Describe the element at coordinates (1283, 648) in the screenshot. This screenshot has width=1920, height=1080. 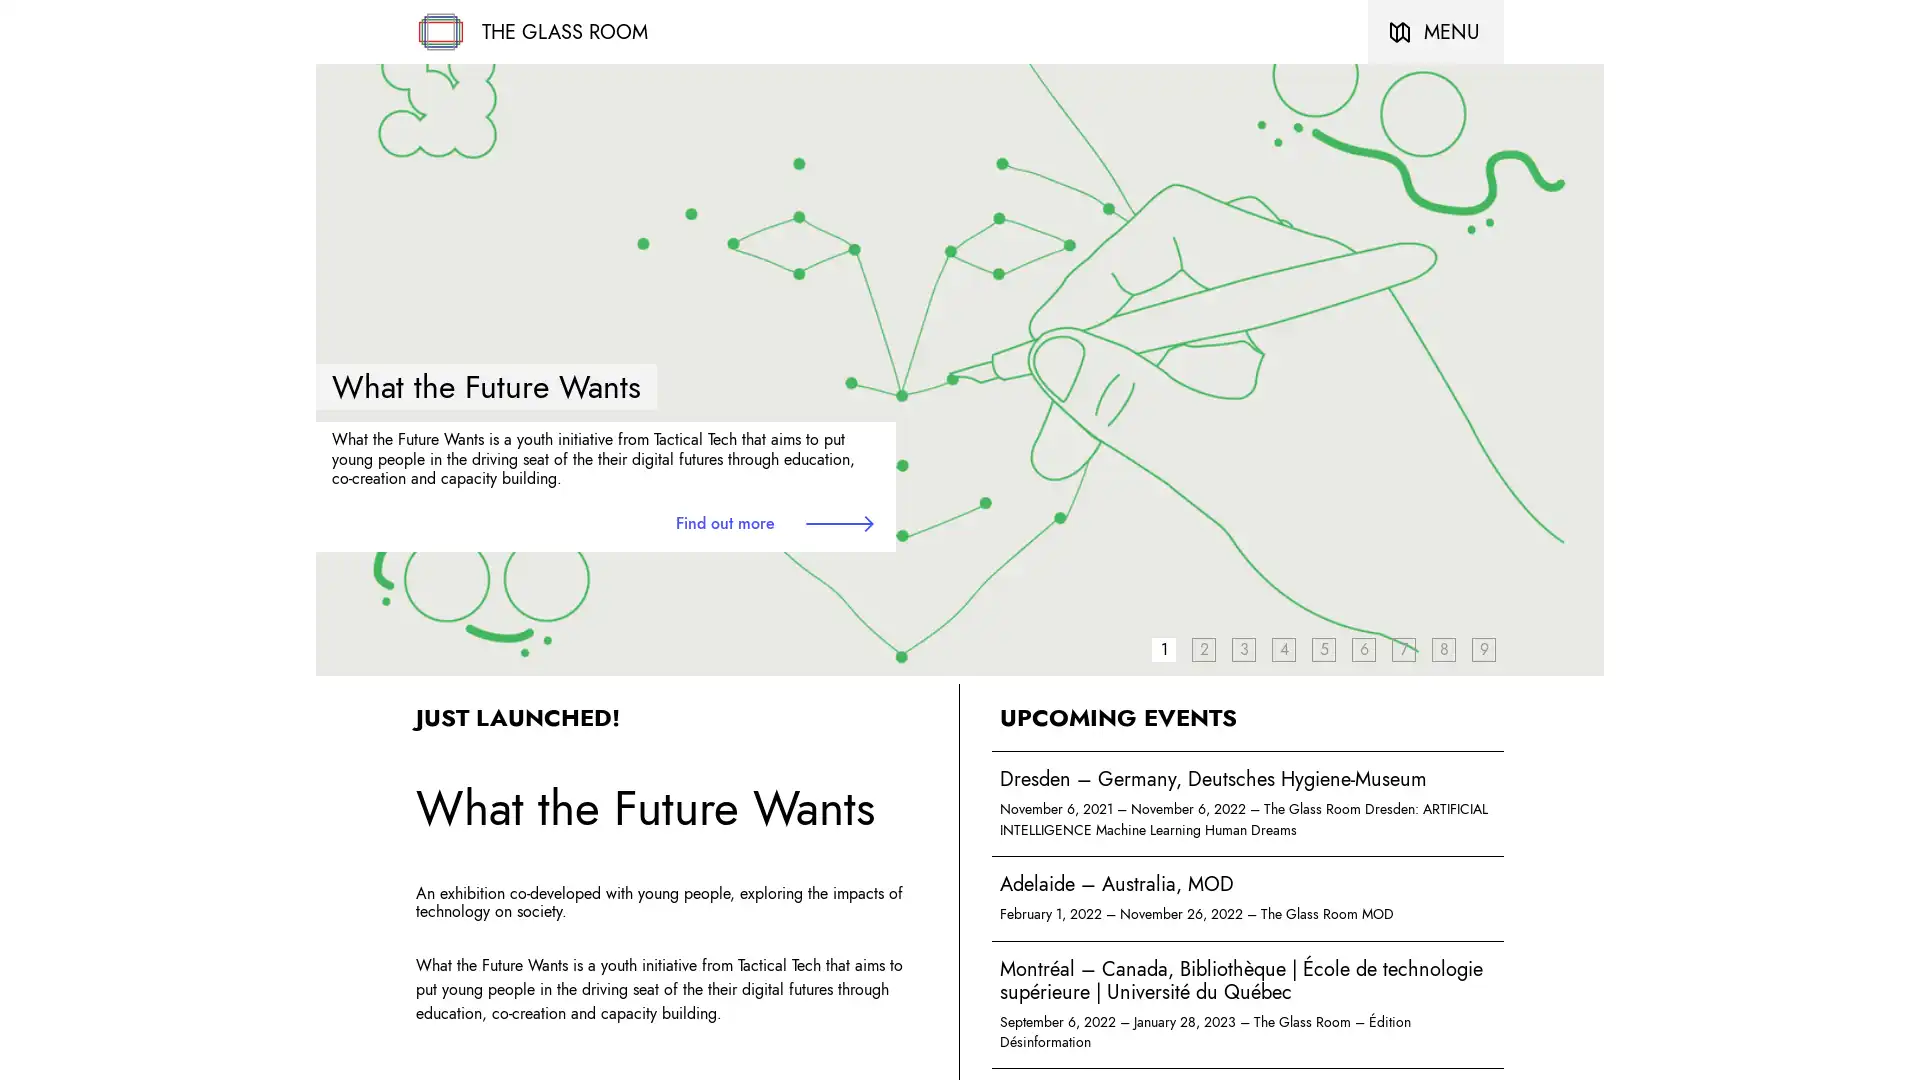
I see `slide item 4` at that location.